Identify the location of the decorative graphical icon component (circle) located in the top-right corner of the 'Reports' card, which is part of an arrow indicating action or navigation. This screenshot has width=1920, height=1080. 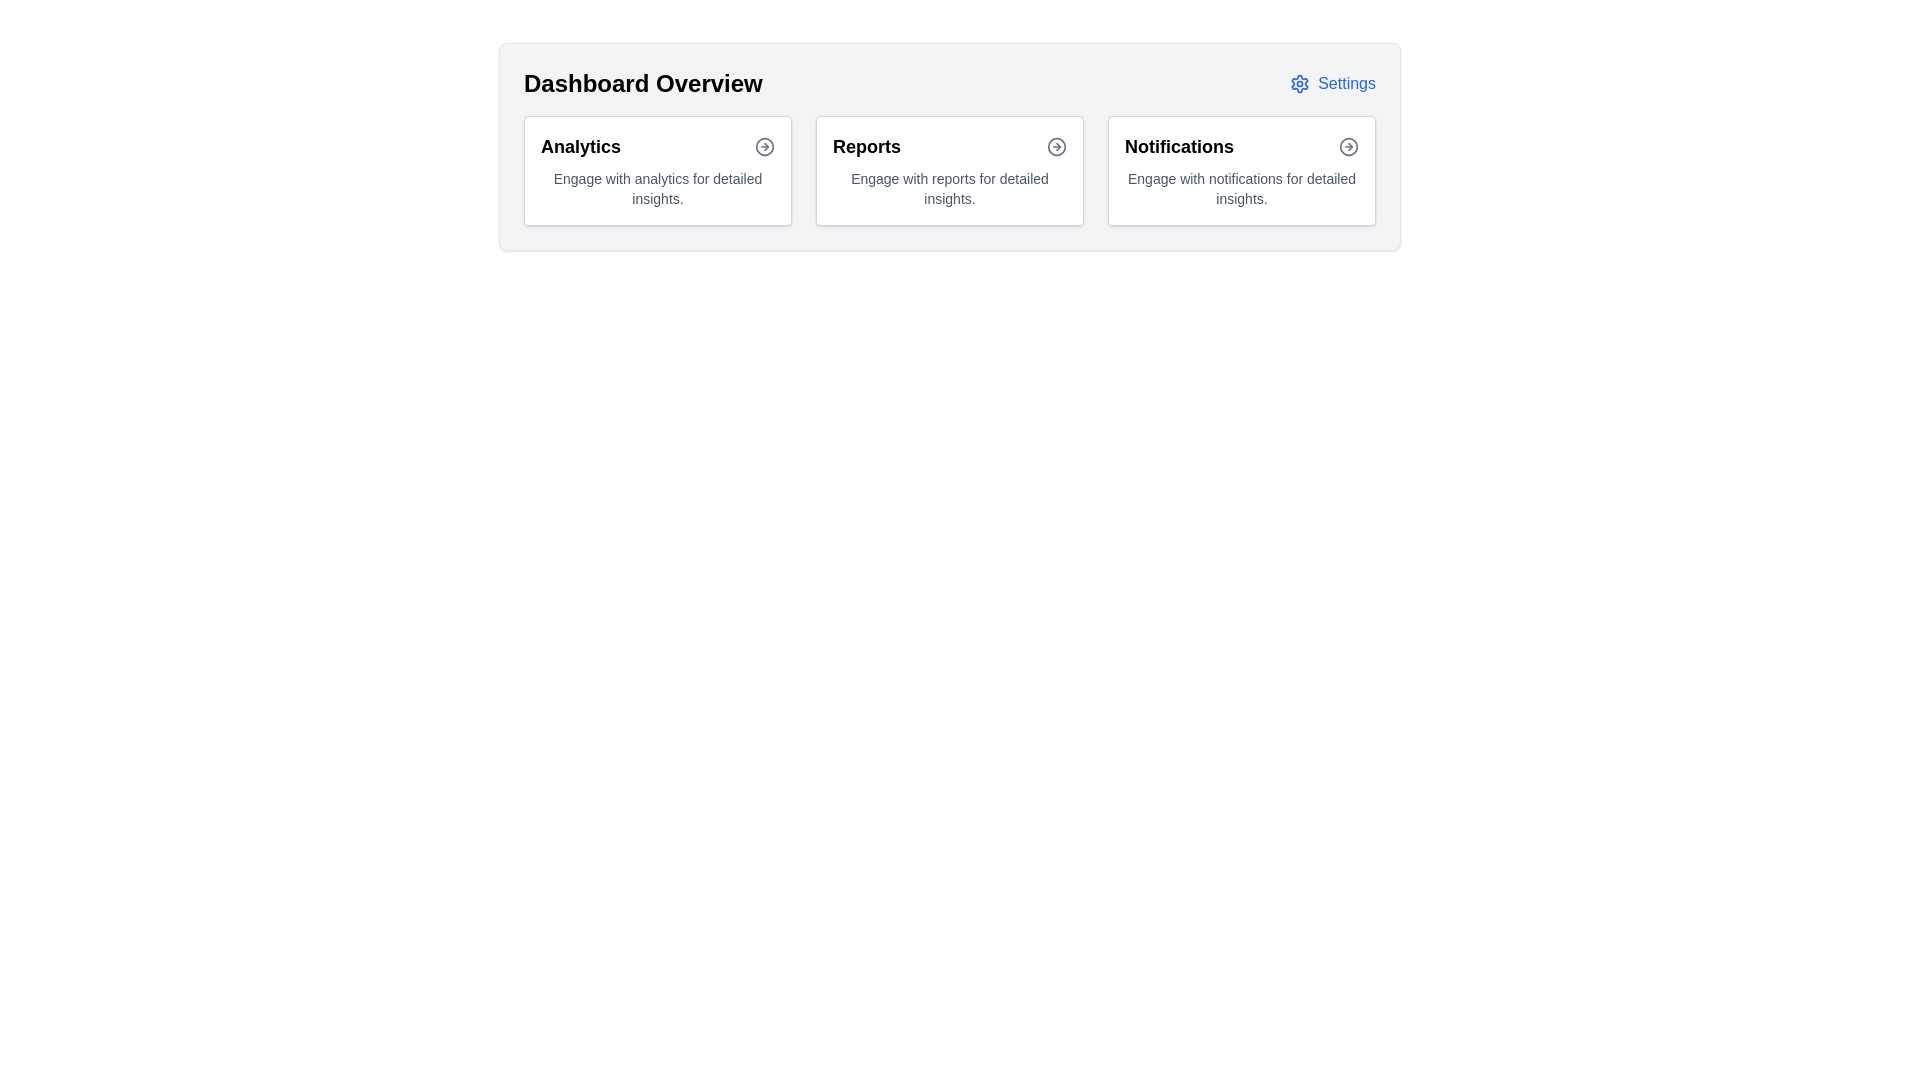
(1055, 145).